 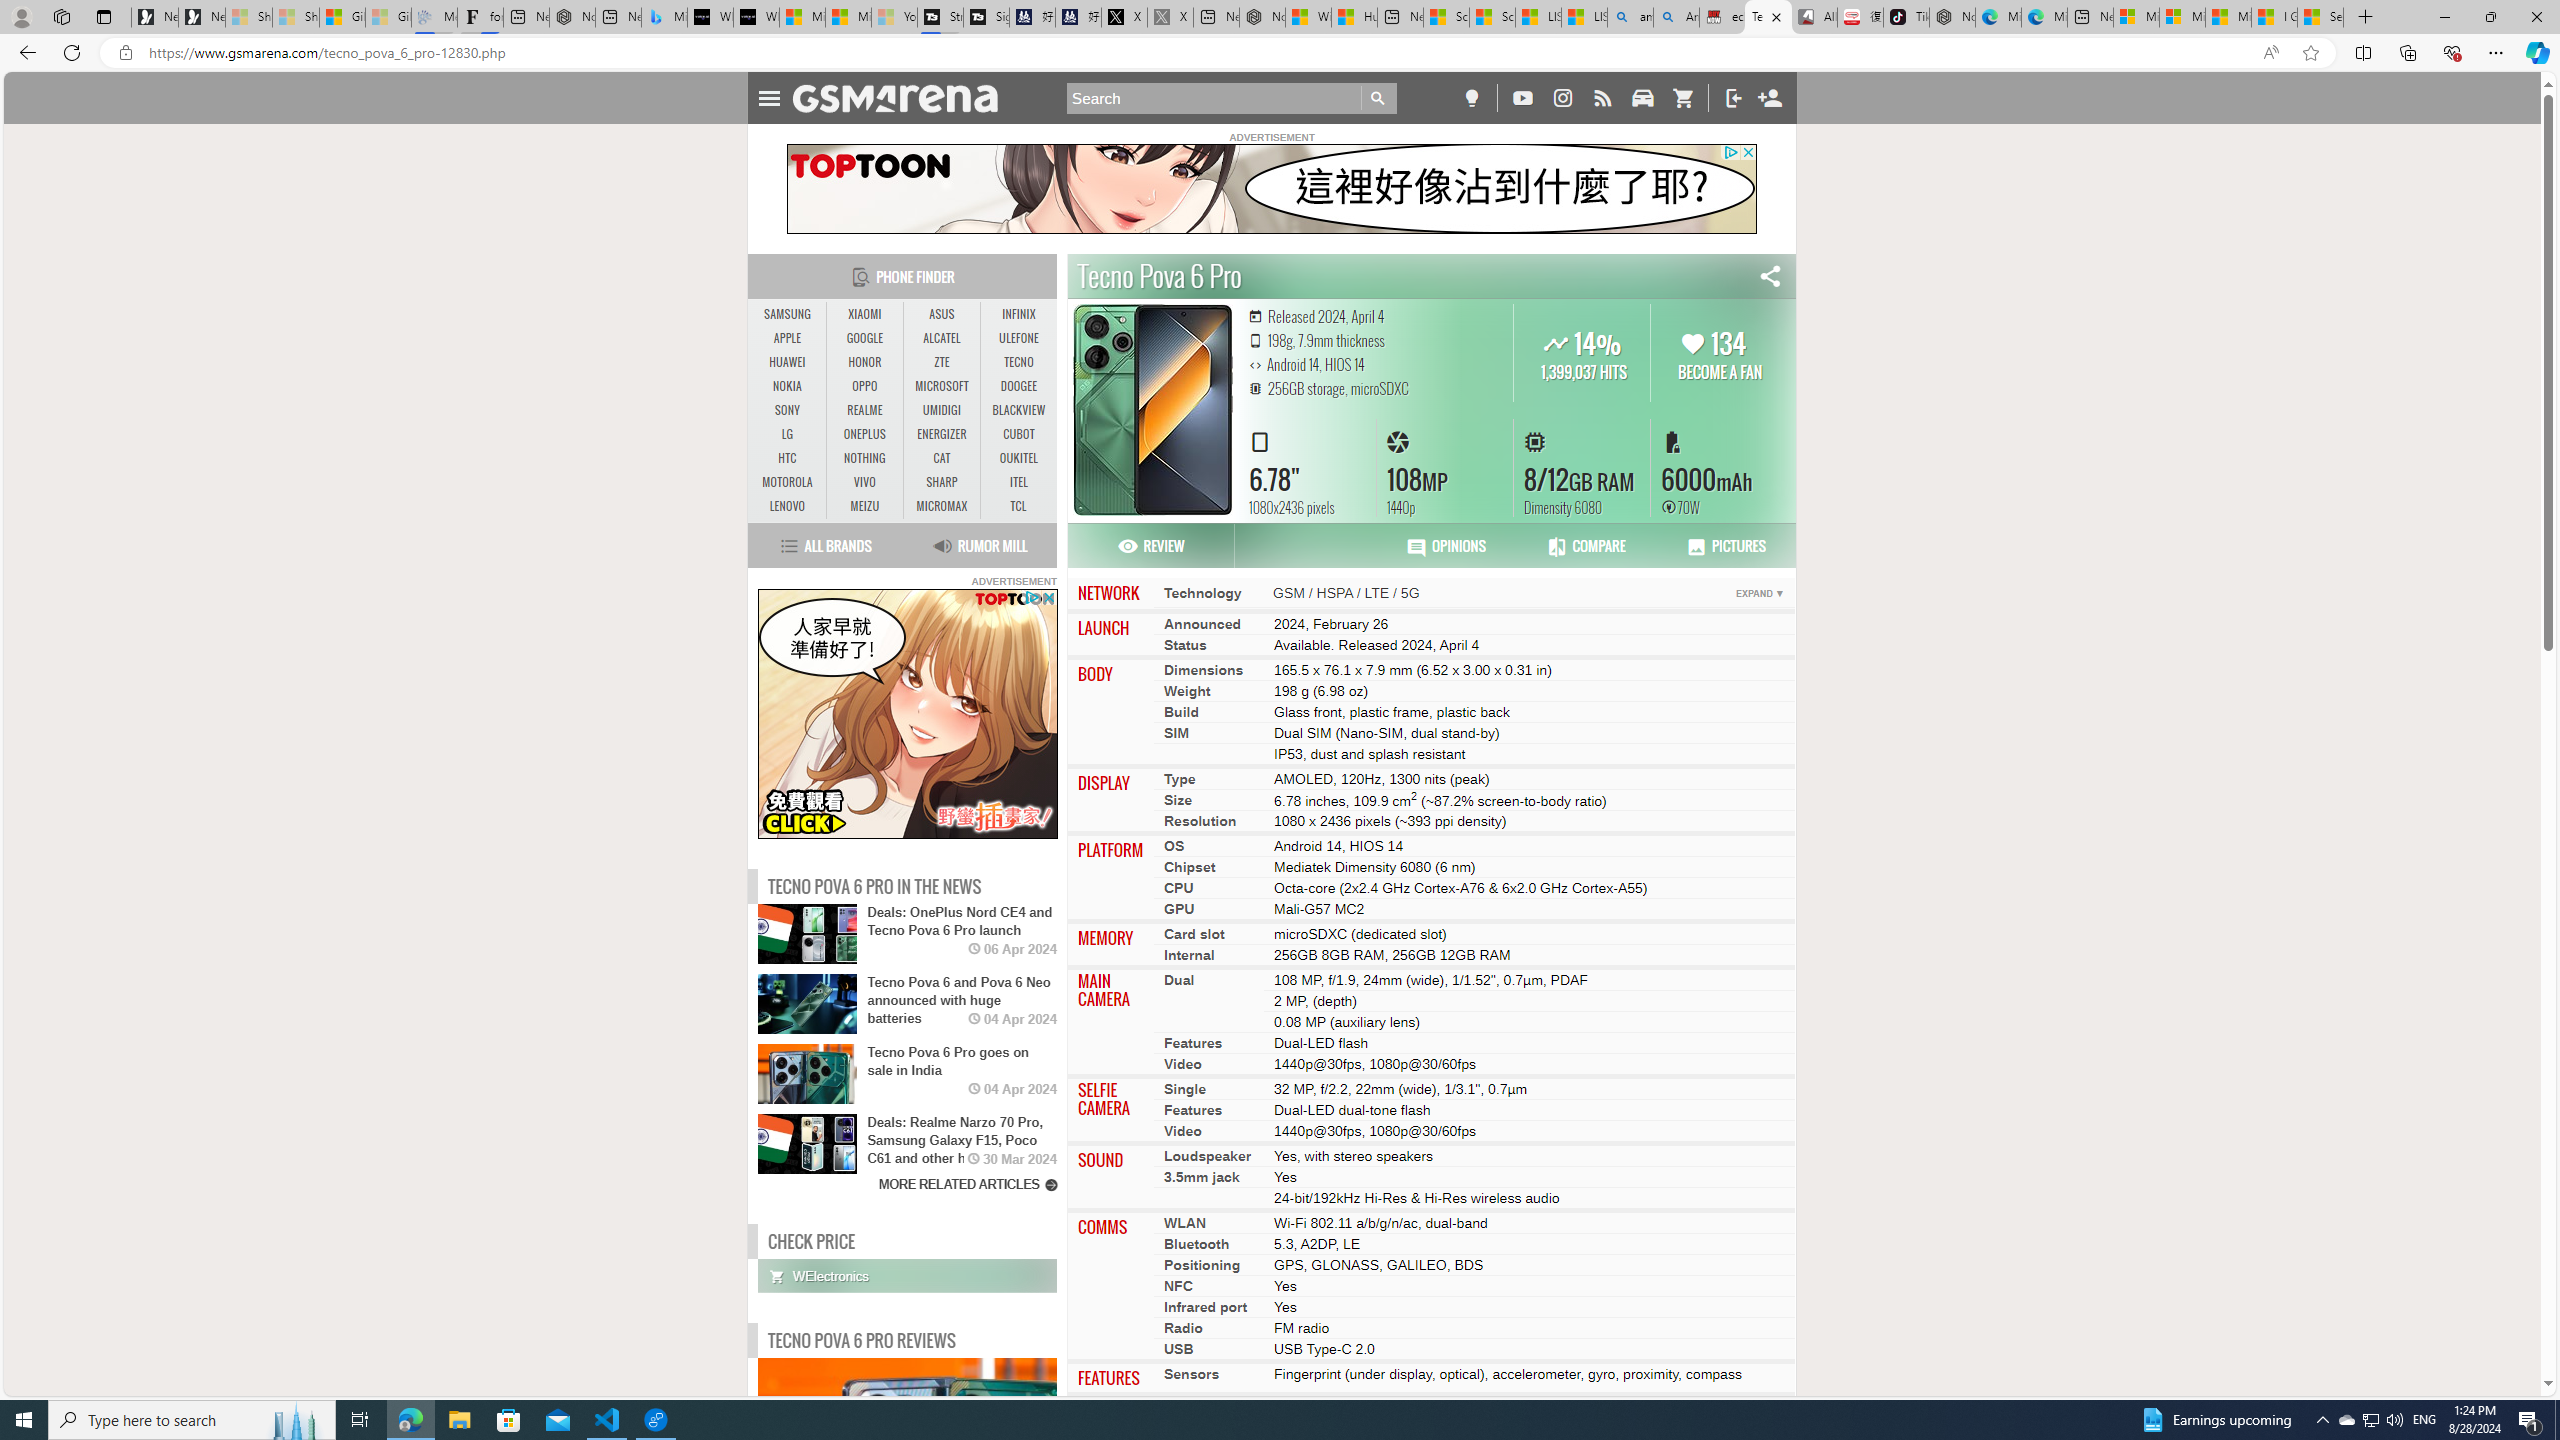 What do you see at coordinates (1018, 337) in the screenshot?
I see `'ULEFONE'` at bounding box center [1018, 337].